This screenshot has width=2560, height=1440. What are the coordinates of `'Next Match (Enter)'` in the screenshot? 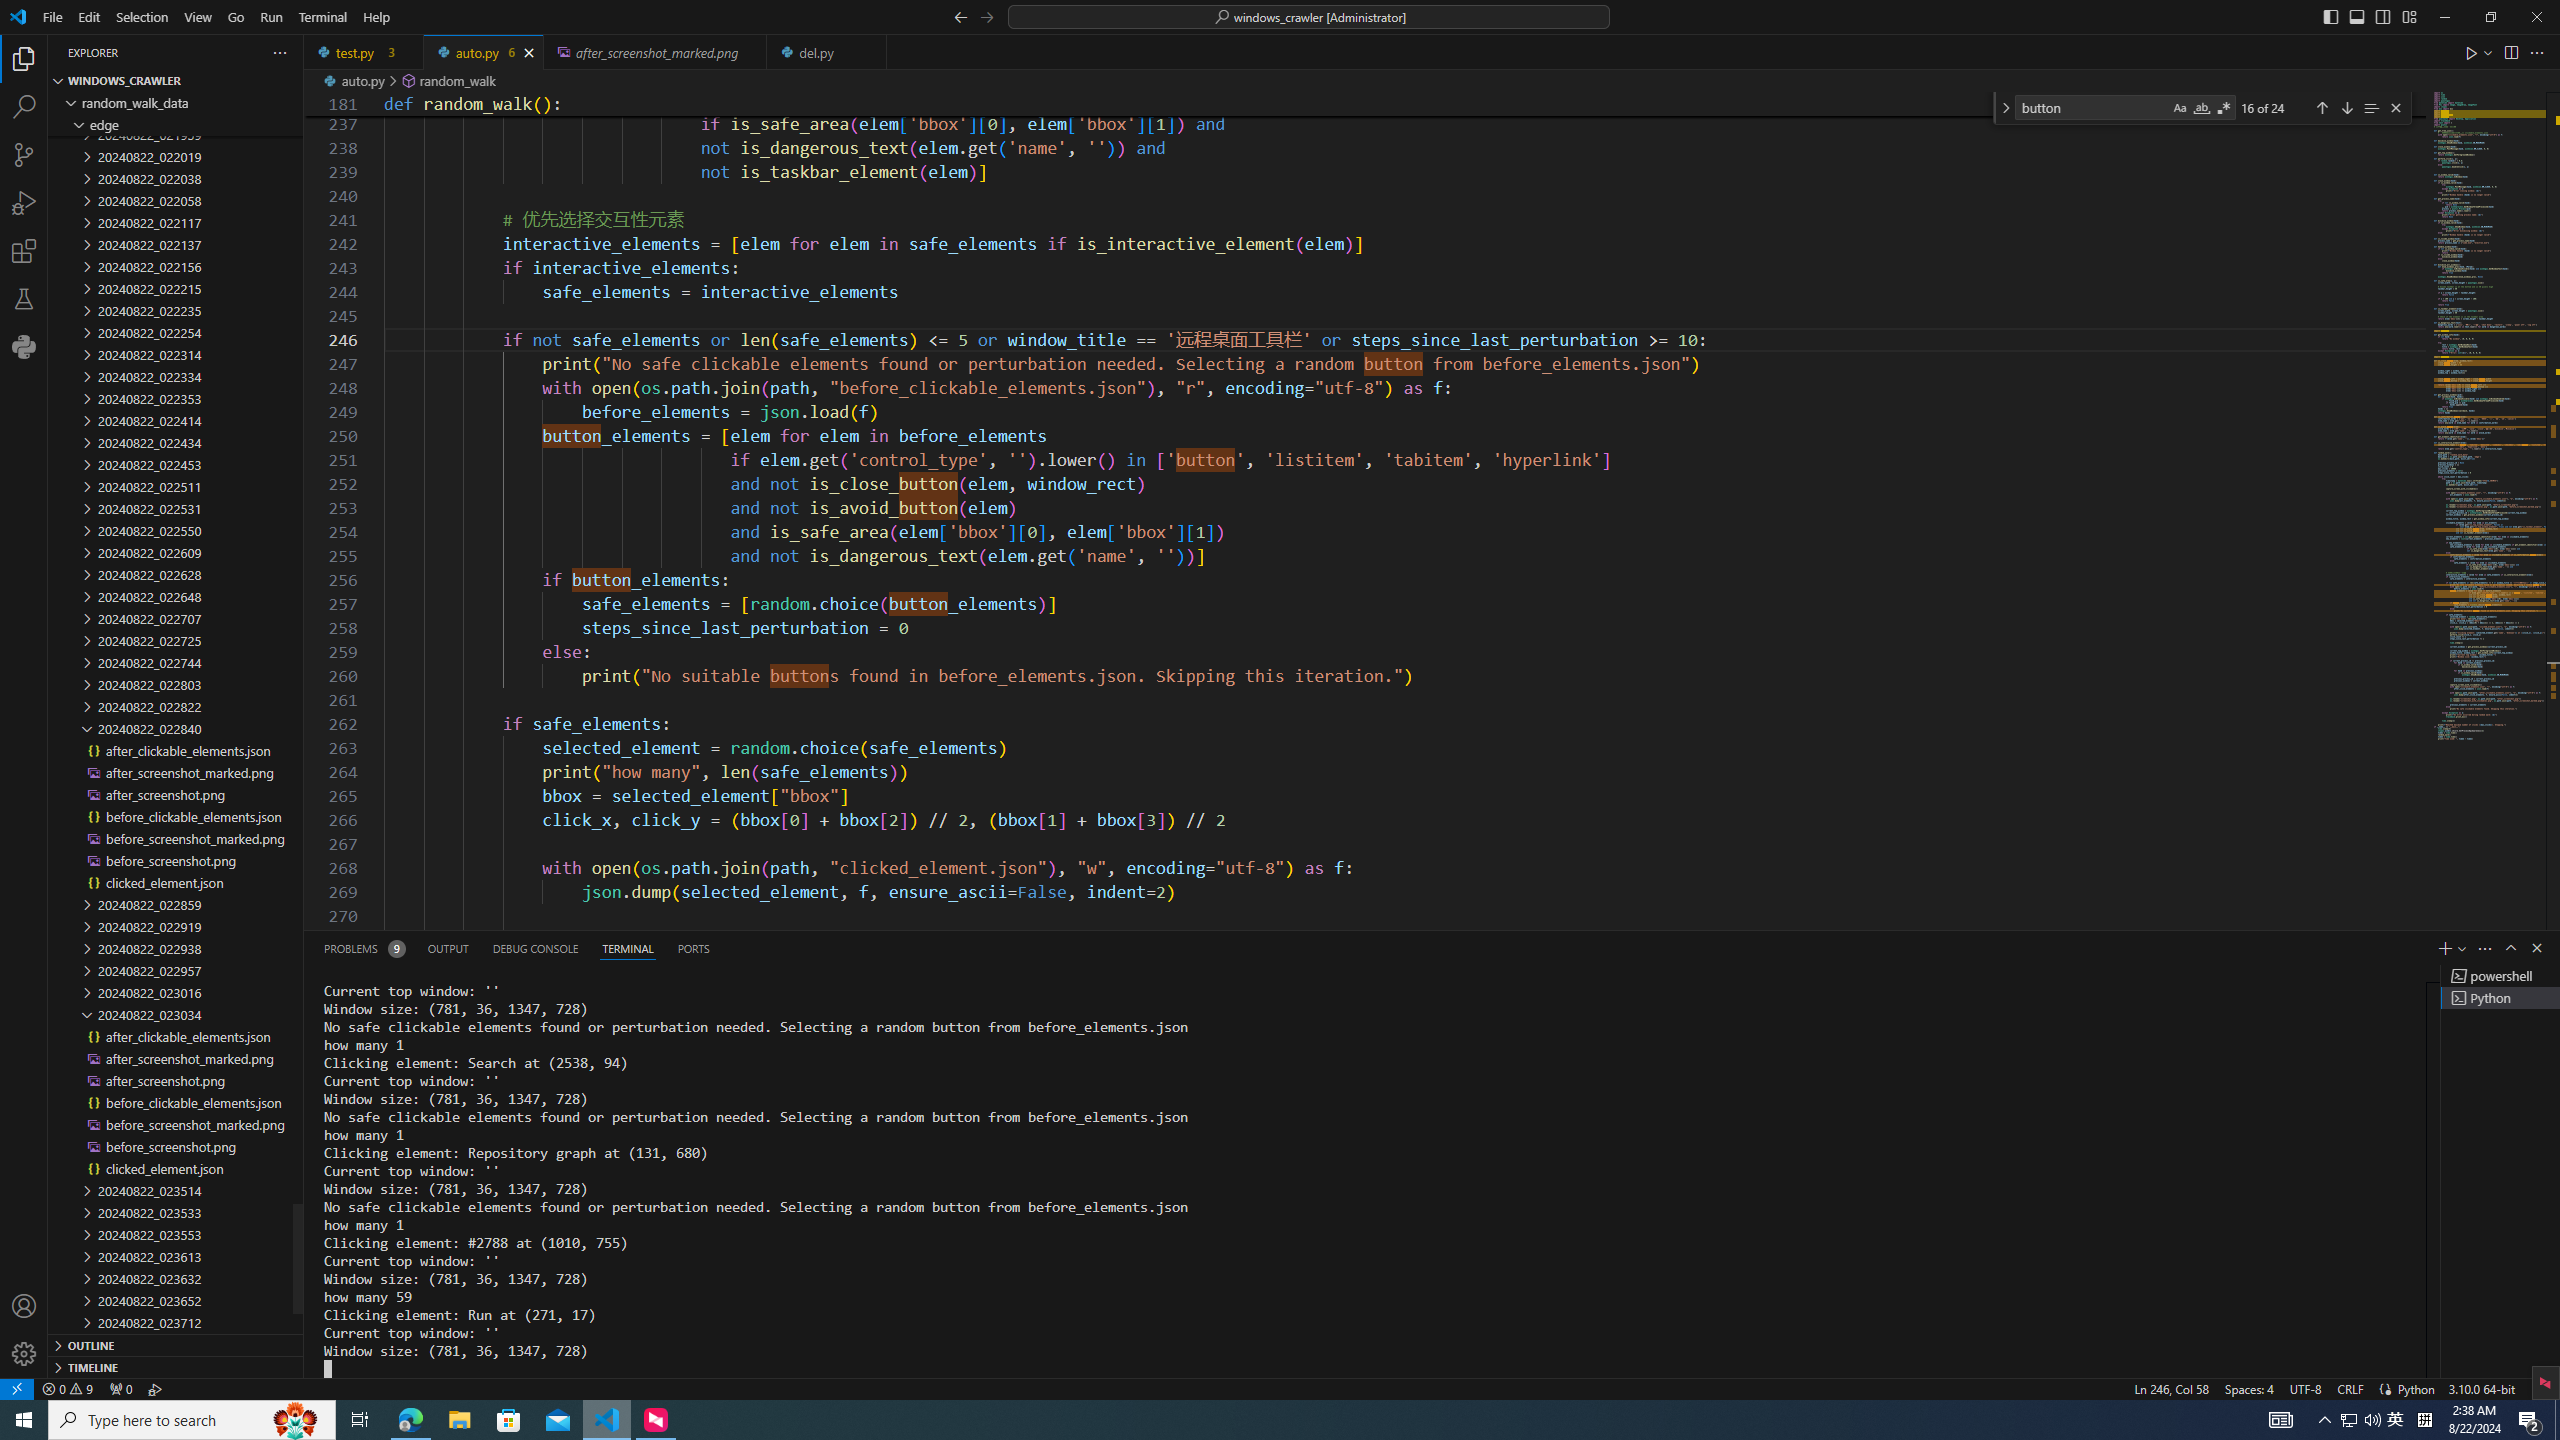 It's located at (2345, 107).